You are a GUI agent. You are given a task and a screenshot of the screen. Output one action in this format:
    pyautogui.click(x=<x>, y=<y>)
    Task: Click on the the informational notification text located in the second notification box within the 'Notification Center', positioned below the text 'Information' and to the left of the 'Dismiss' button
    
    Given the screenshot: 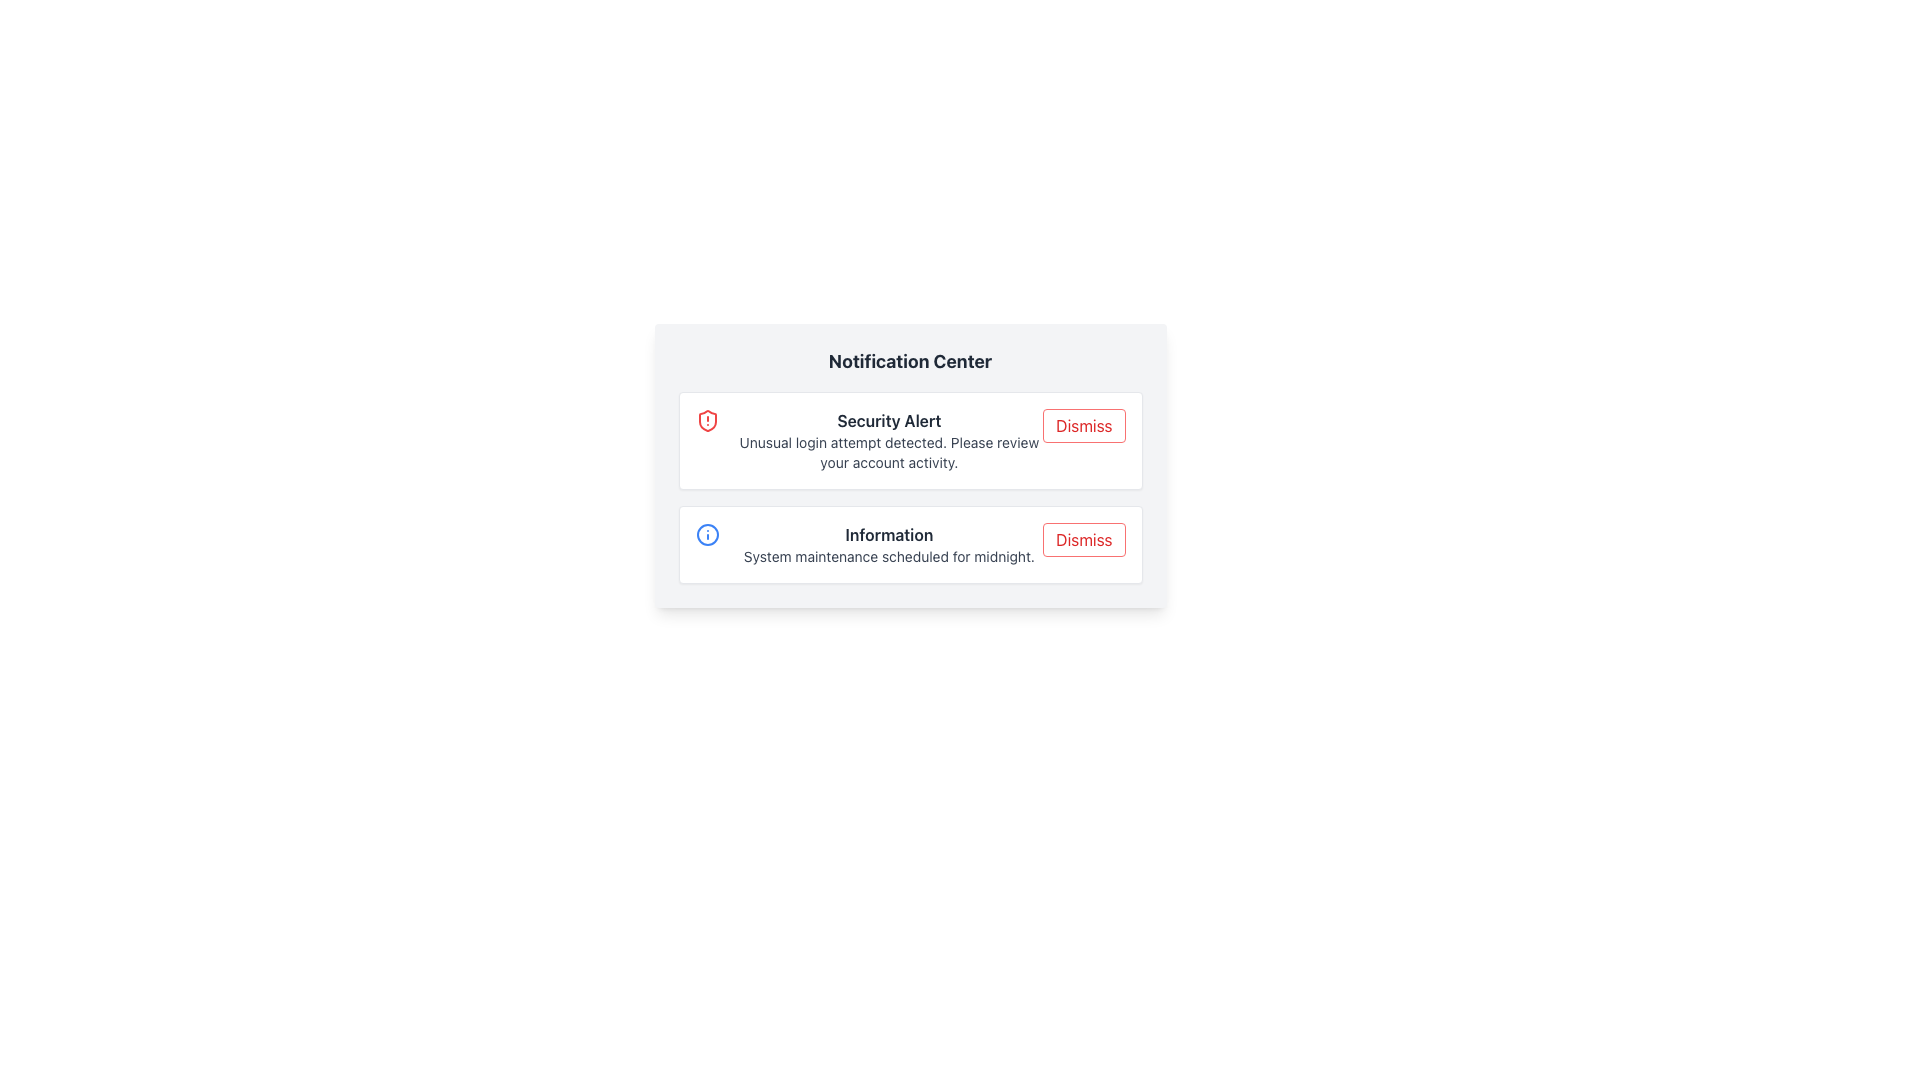 What is the action you would take?
    pyautogui.click(x=888, y=556)
    